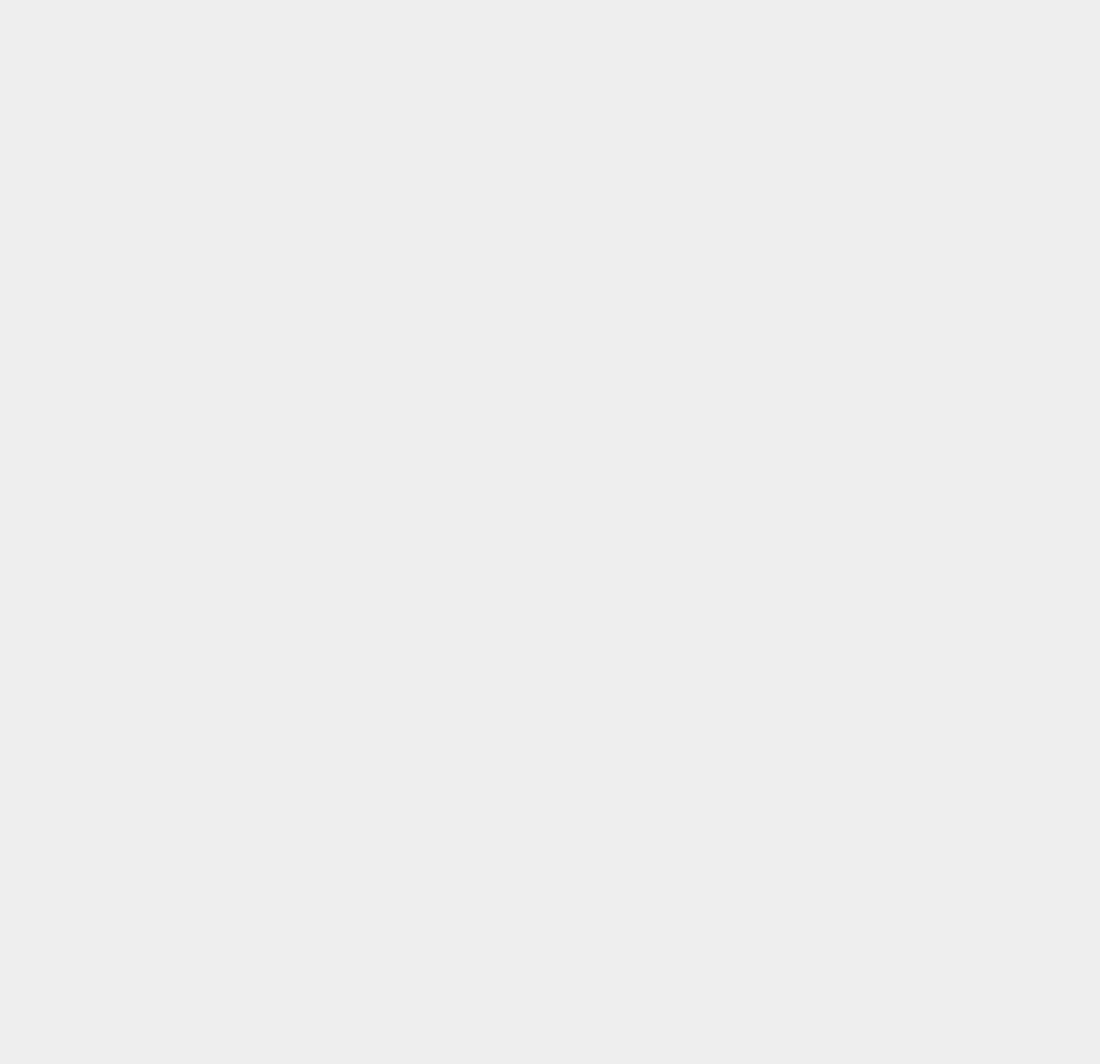 Image resolution: width=1100 pixels, height=1064 pixels. What do you see at coordinates (804, 283) in the screenshot?
I see `'Walmart'` at bounding box center [804, 283].